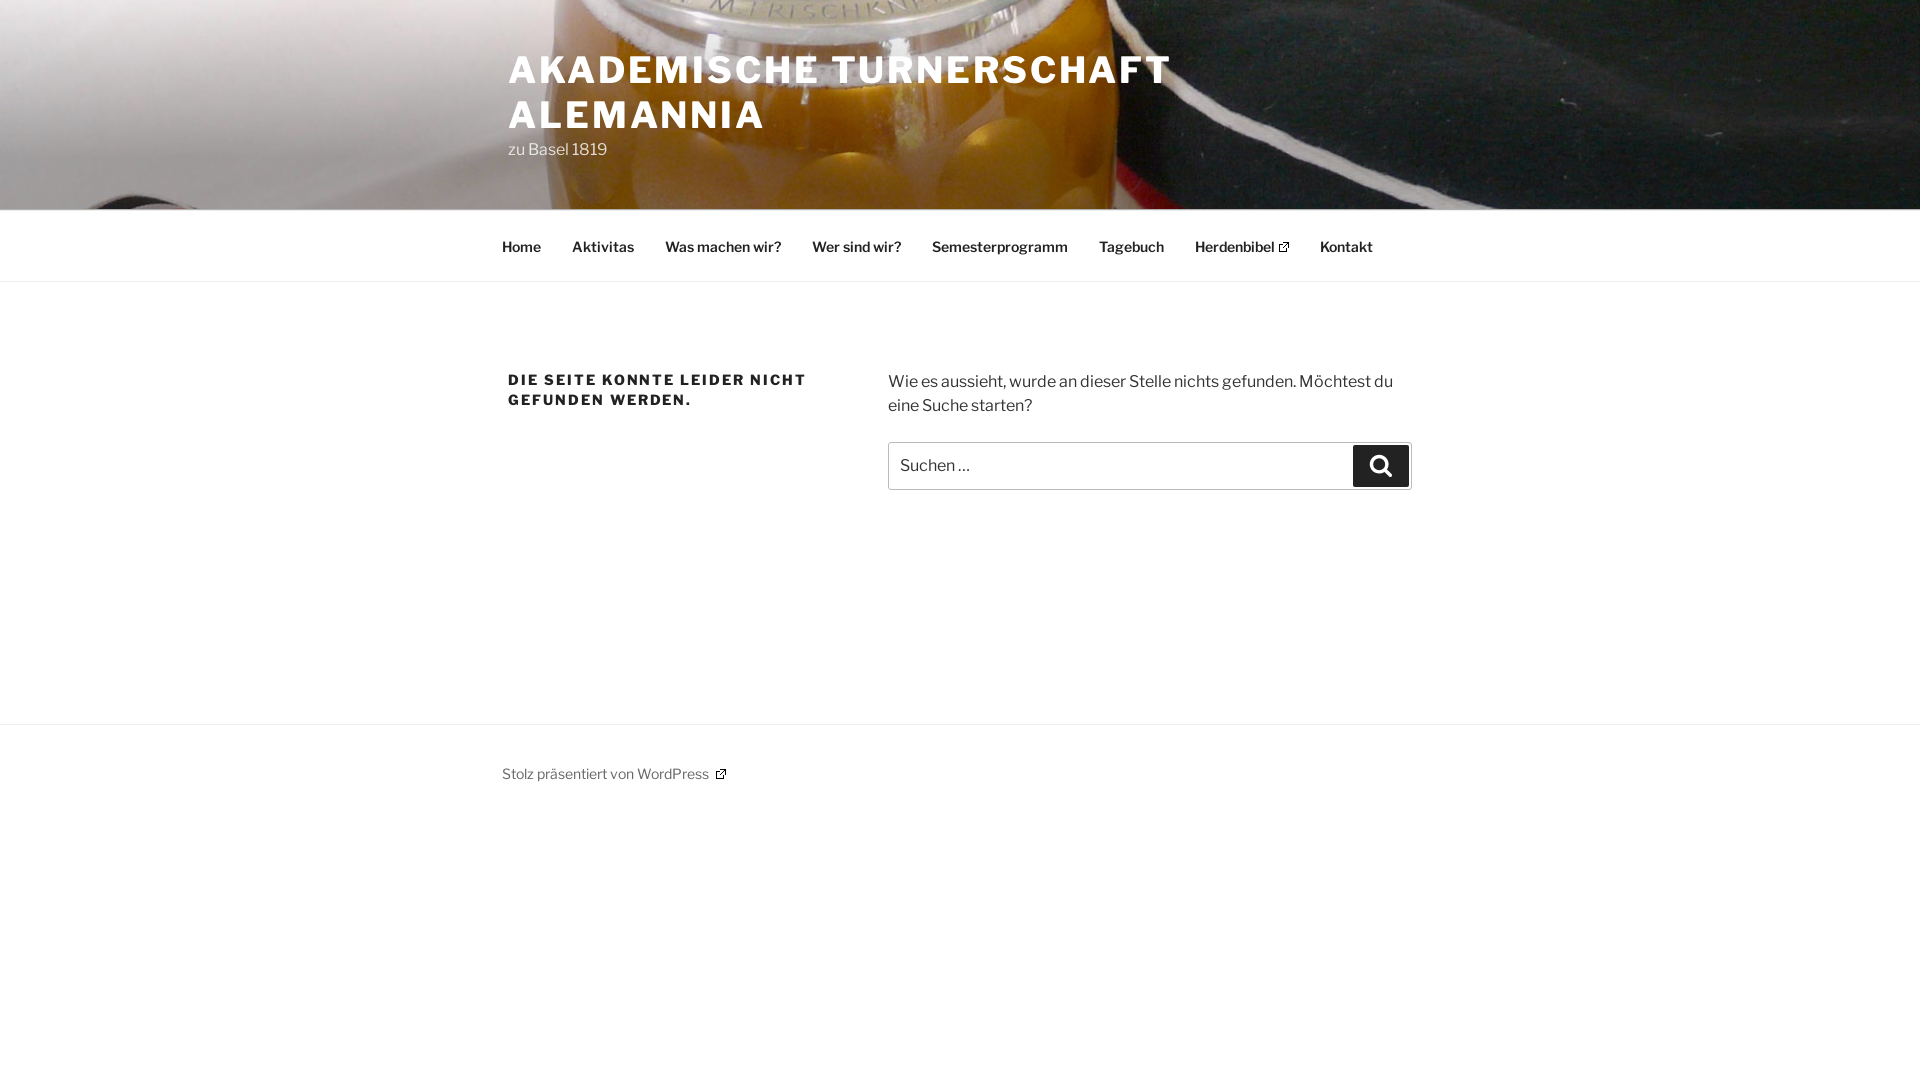 Image resolution: width=1920 pixels, height=1080 pixels. Describe the element at coordinates (602, 245) in the screenshot. I see `'Aktivitas'` at that location.